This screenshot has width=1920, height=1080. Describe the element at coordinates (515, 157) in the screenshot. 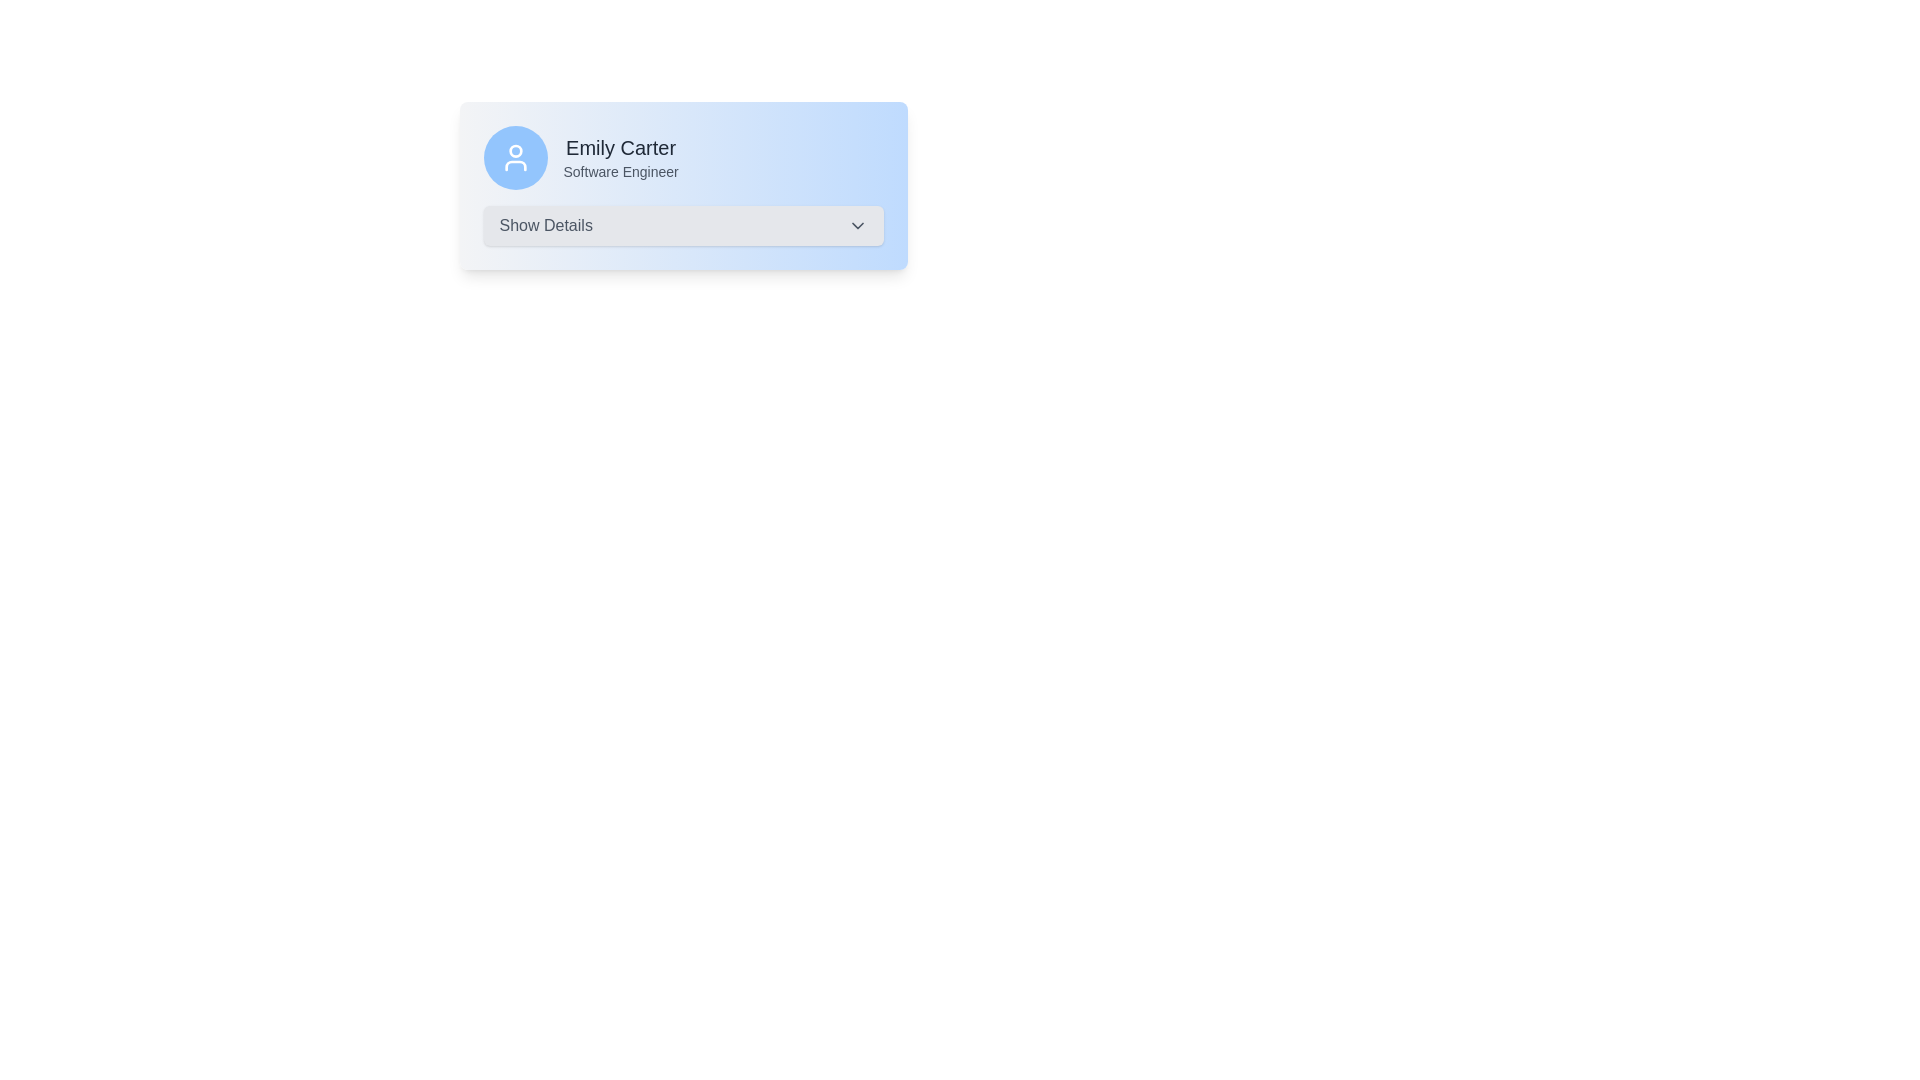

I see `the user profile silhouette icon, which is a minimalistic design with white lines on a blue background, located in the top left section of a card interface` at that location.